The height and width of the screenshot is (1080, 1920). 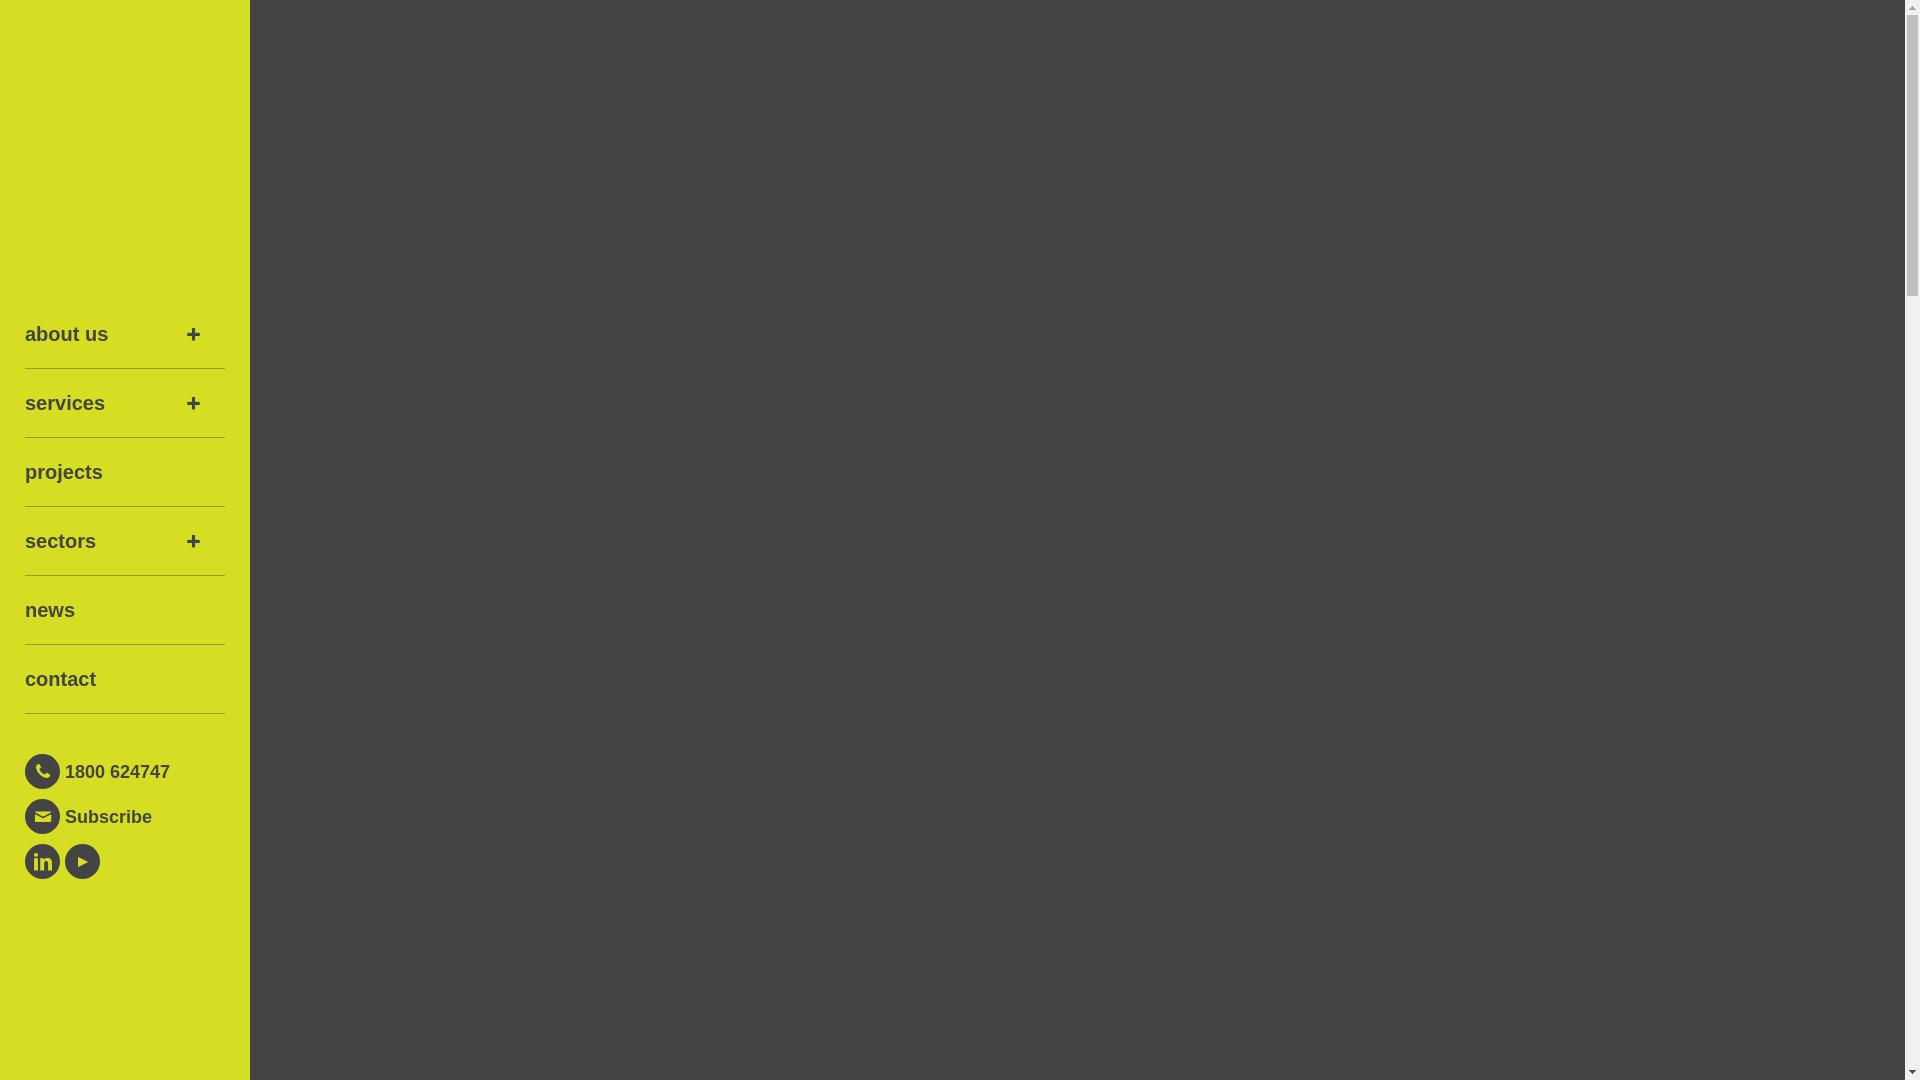 What do you see at coordinates (123, 333) in the screenshot?
I see `'about us'` at bounding box center [123, 333].